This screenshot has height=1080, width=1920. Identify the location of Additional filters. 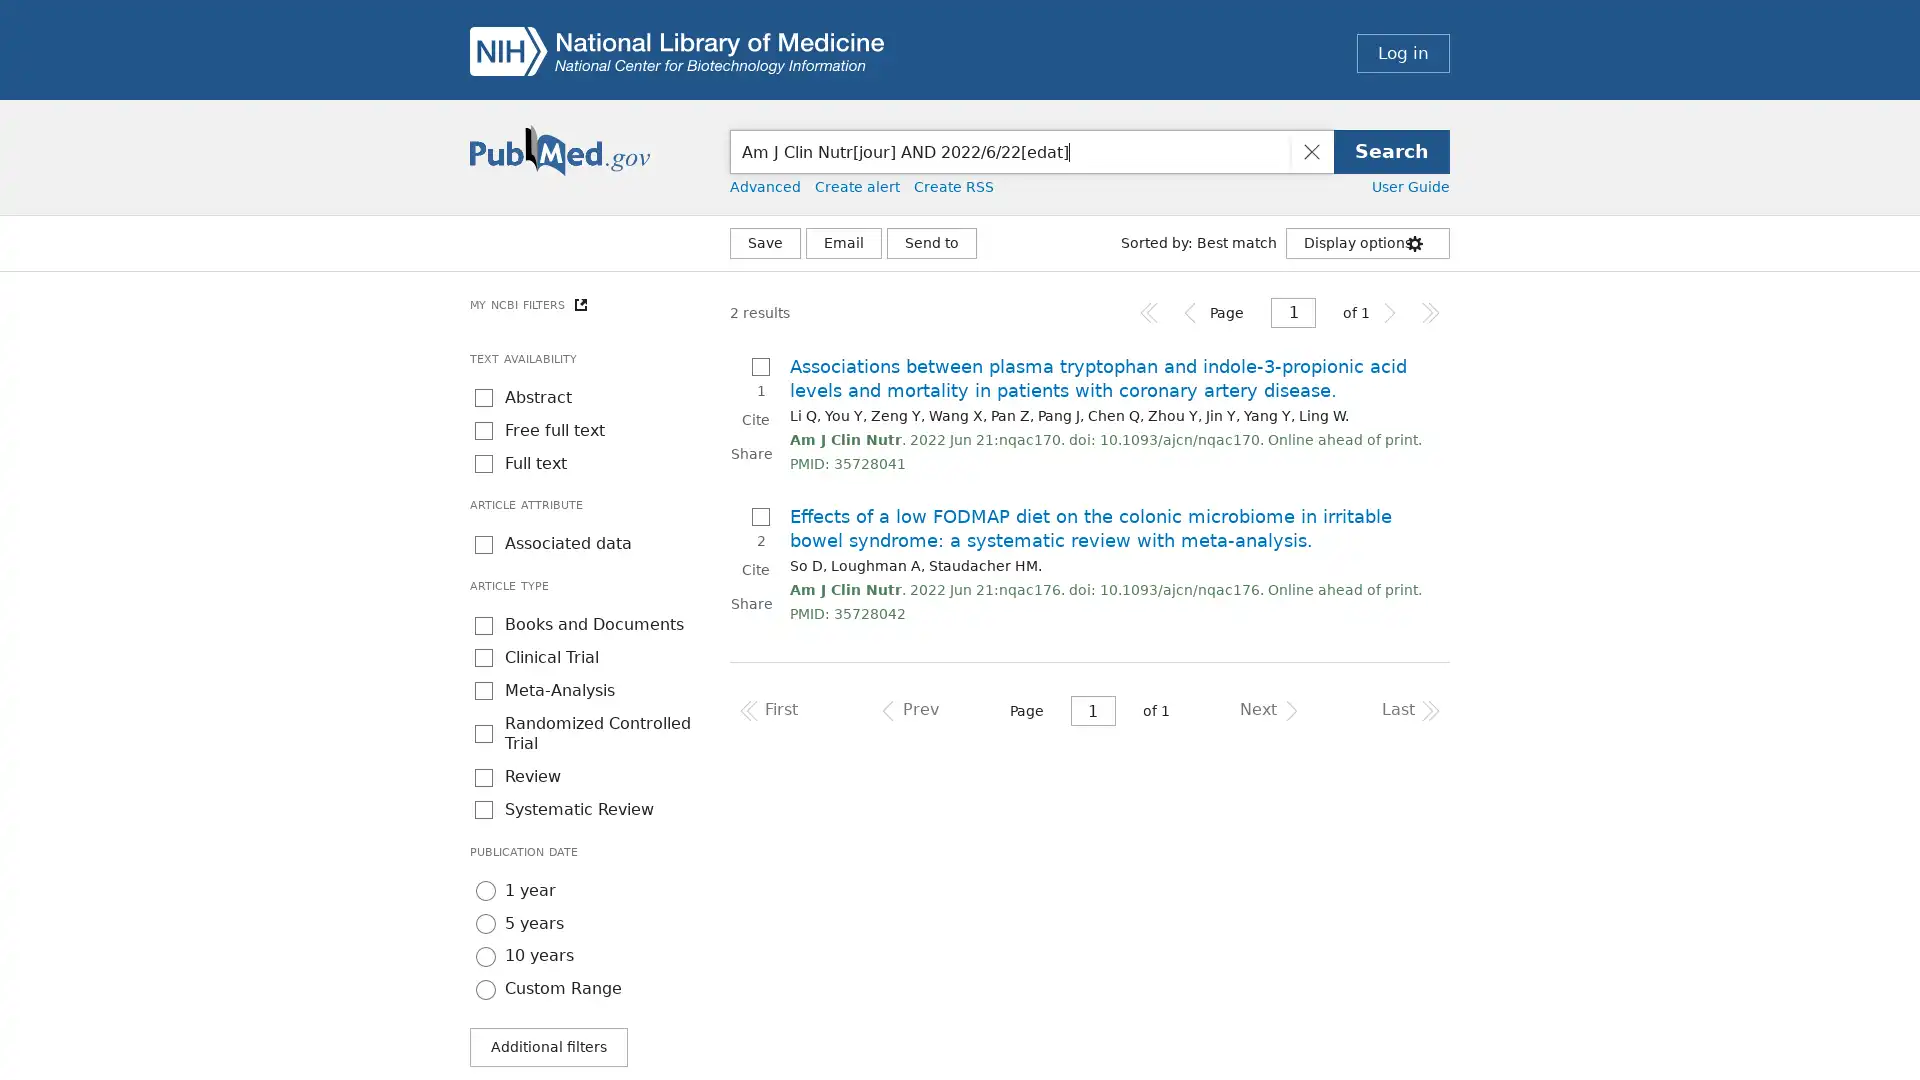
(548, 1045).